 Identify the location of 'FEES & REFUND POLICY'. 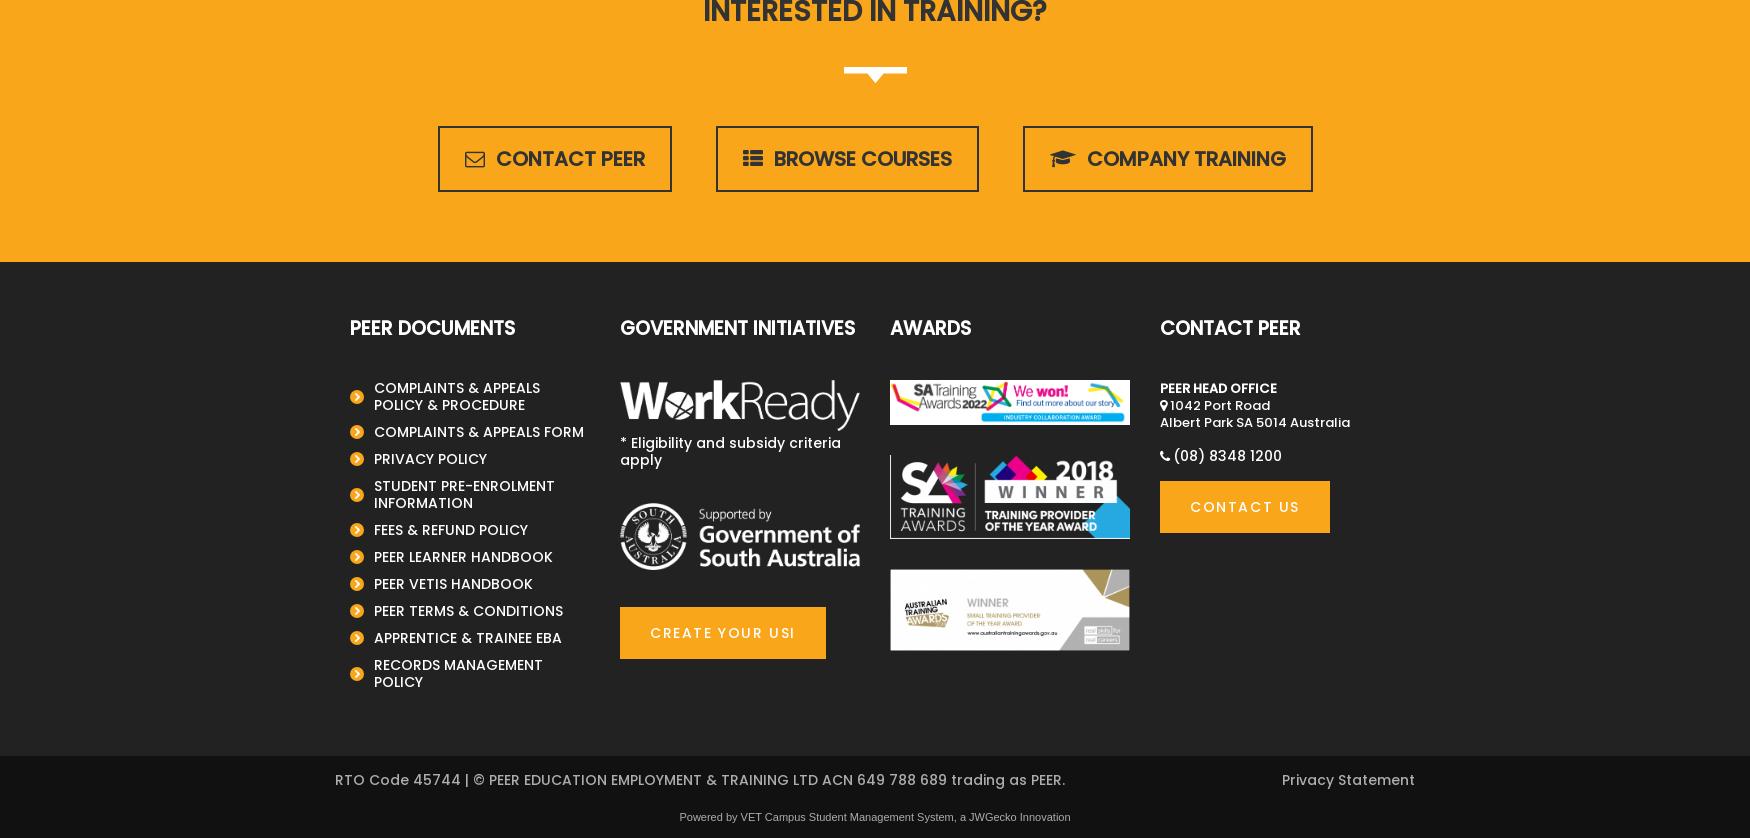
(373, 529).